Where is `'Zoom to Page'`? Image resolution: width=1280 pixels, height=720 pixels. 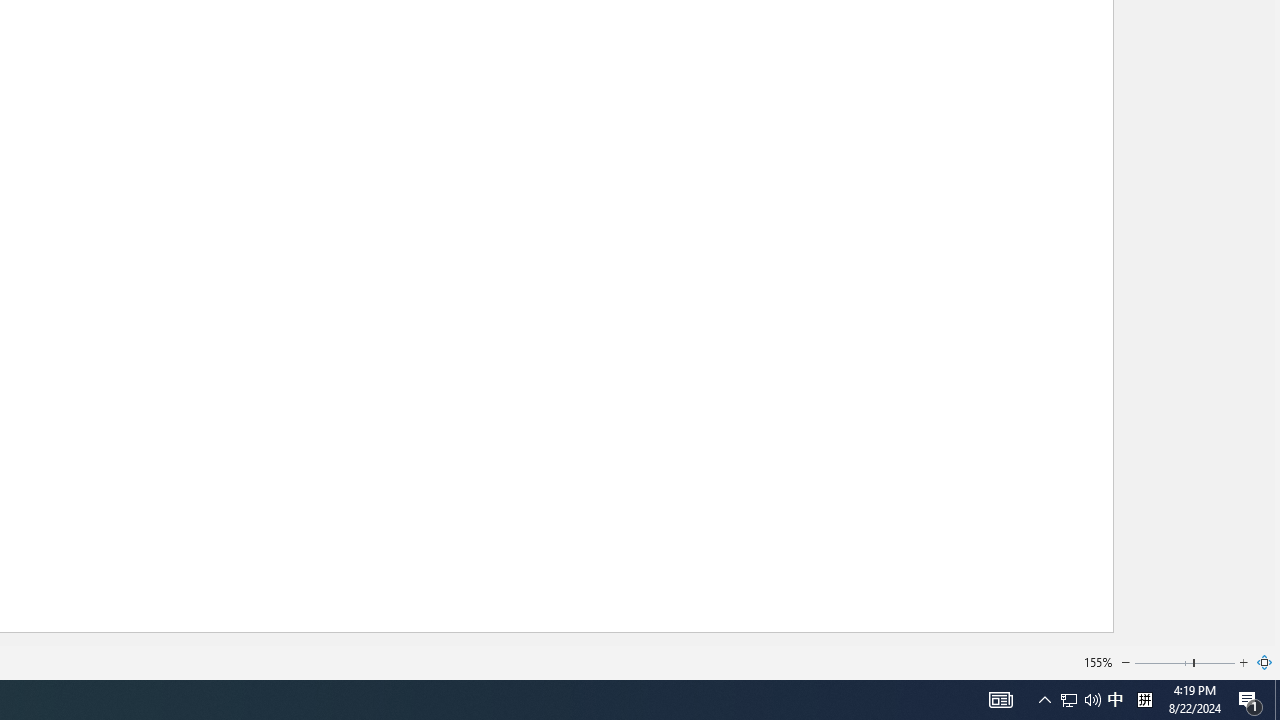
'Zoom to Page' is located at coordinates (1264, 663).